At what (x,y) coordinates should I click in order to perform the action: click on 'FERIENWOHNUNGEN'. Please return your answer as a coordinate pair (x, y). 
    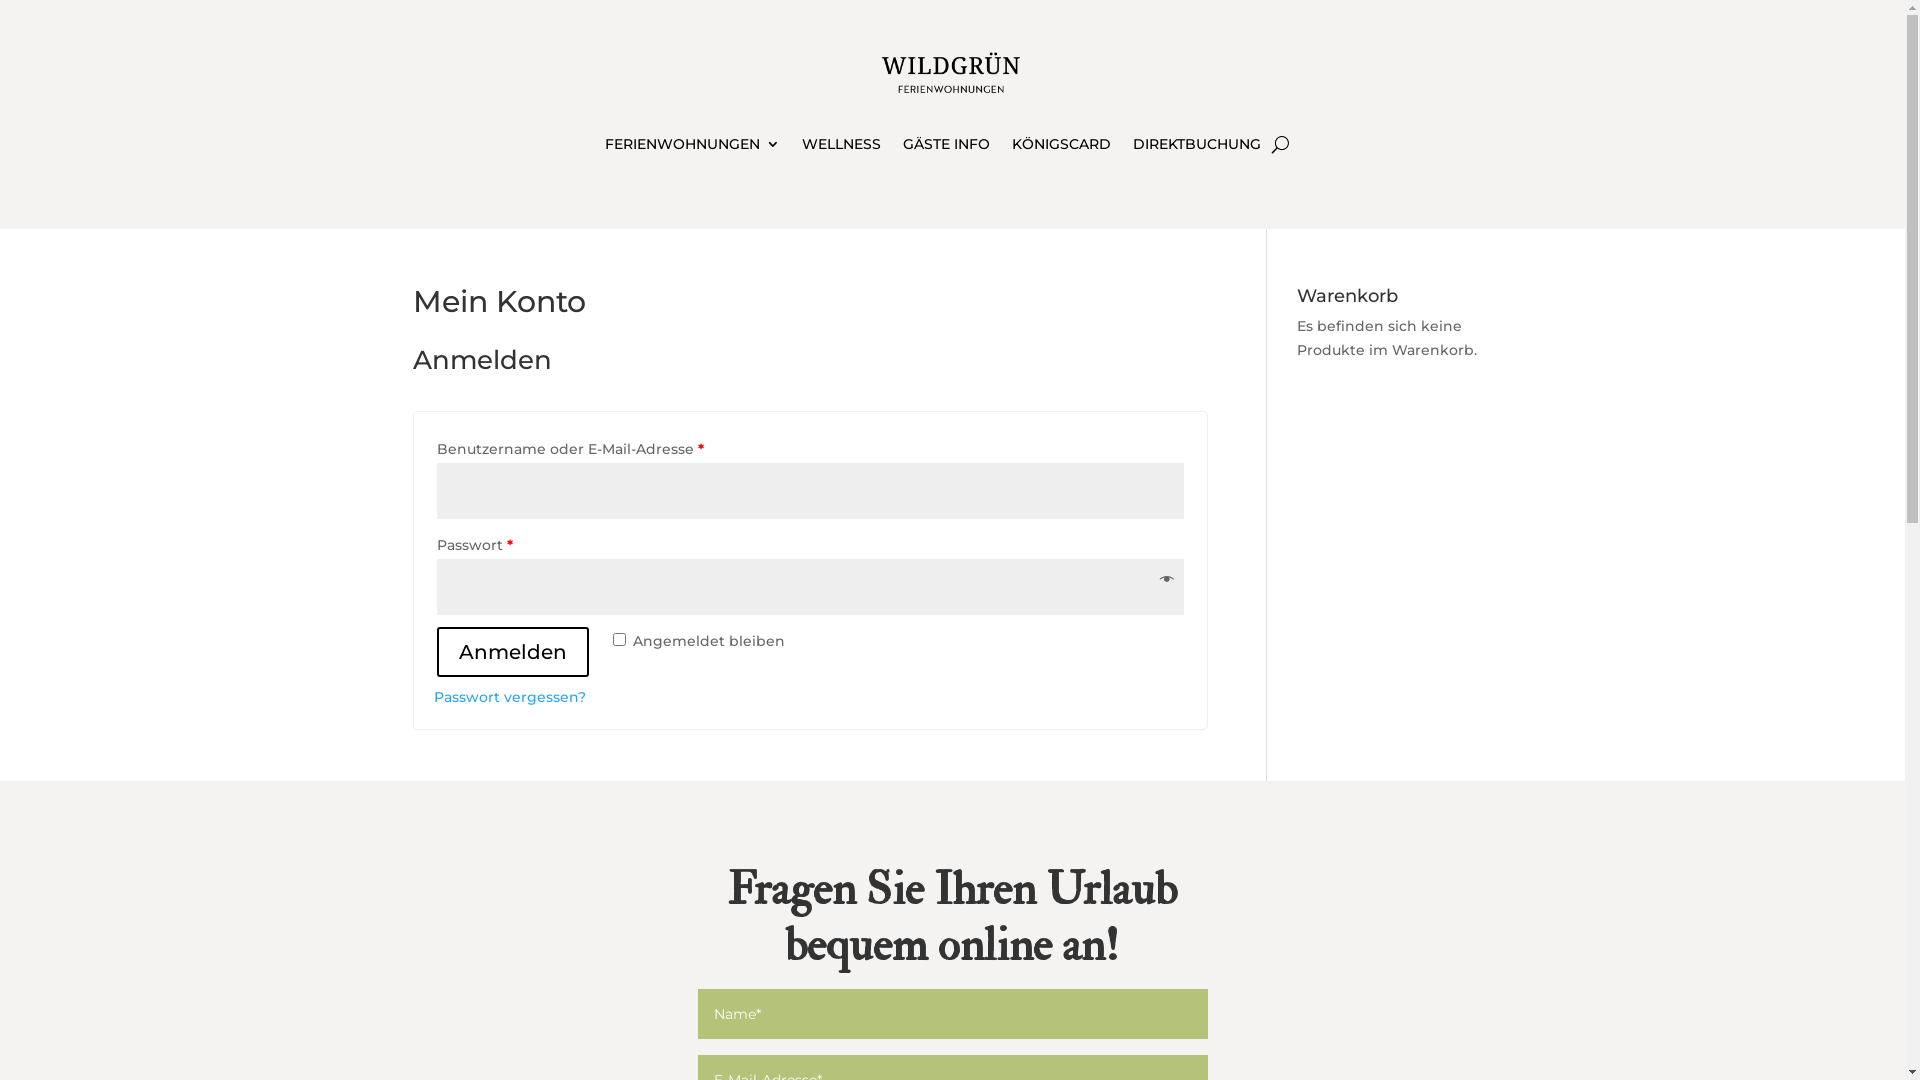
    Looking at the image, I should click on (692, 146).